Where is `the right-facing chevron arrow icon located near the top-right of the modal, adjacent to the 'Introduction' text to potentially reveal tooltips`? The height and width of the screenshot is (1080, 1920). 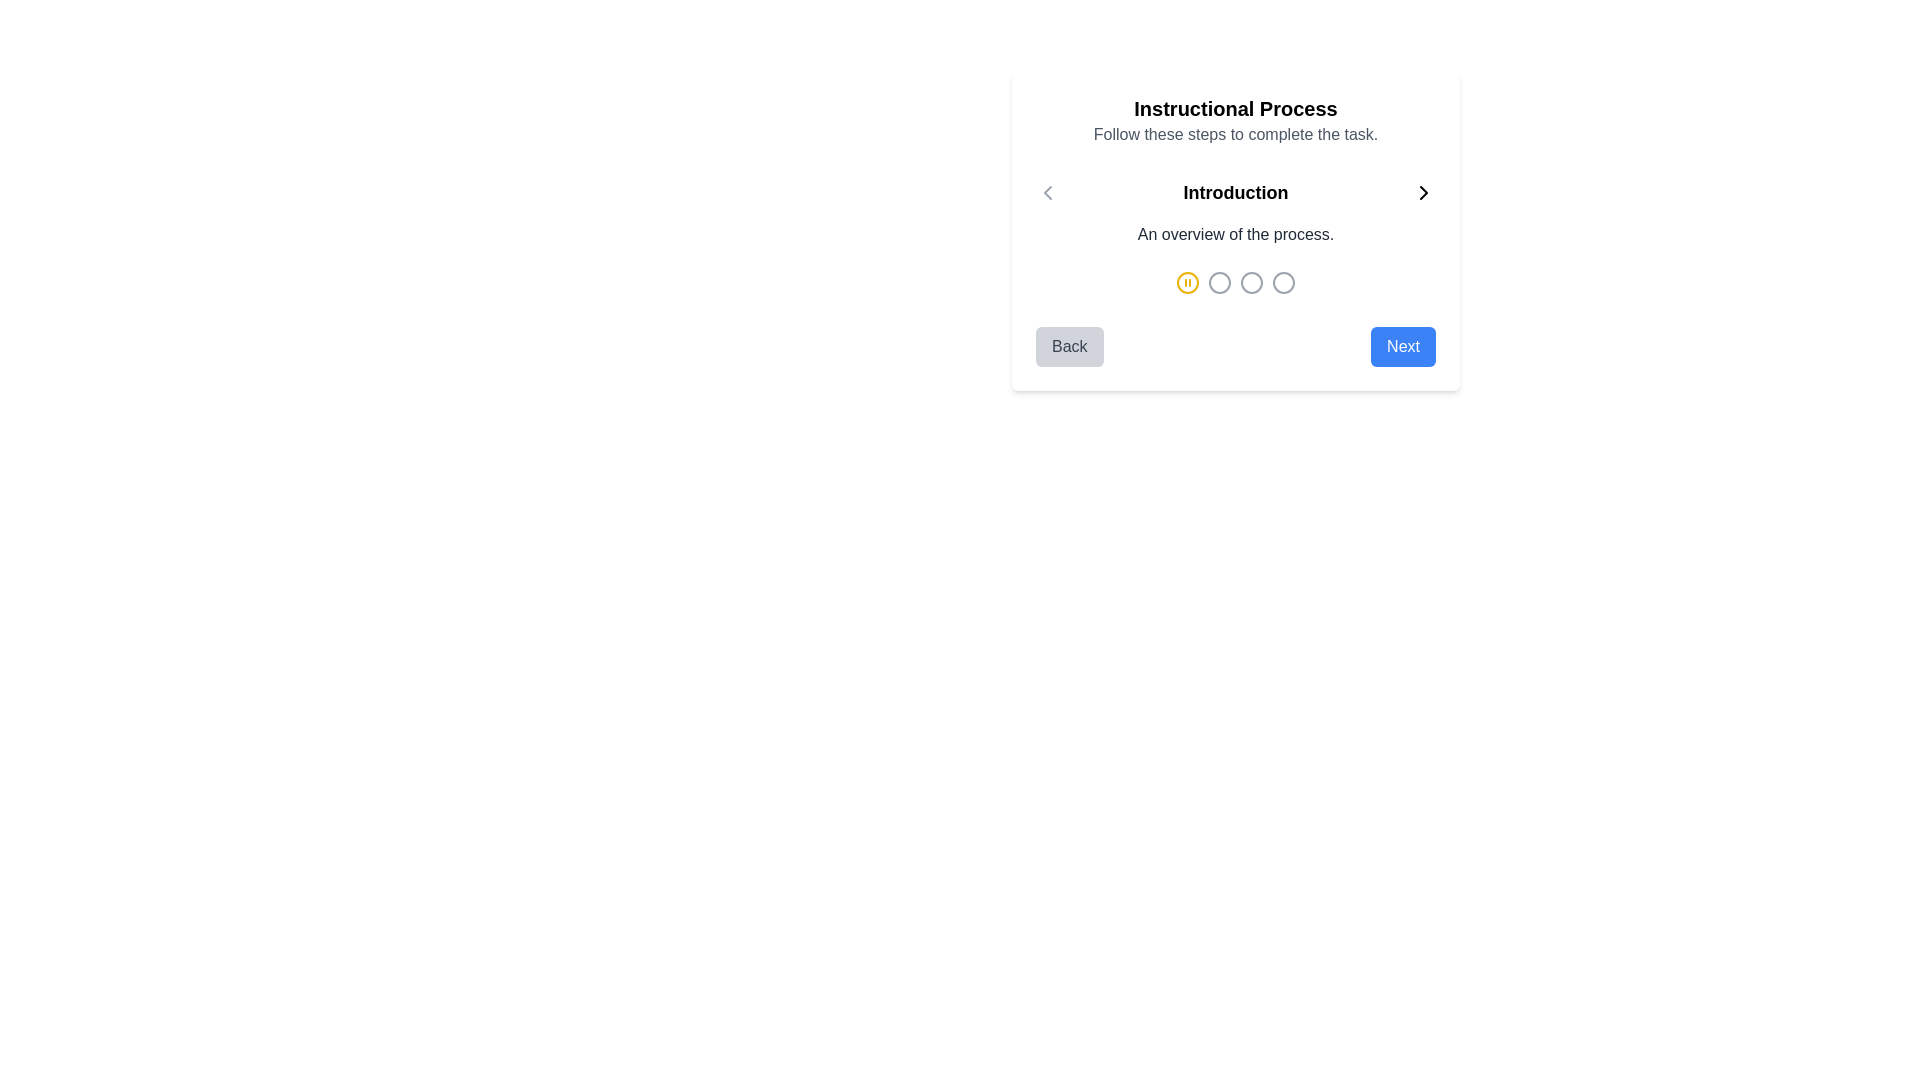 the right-facing chevron arrow icon located near the top-right of the modal, adjacent to the 'Introduction' text to potentially reveal tooltips is located at coordinates (1423, 192).